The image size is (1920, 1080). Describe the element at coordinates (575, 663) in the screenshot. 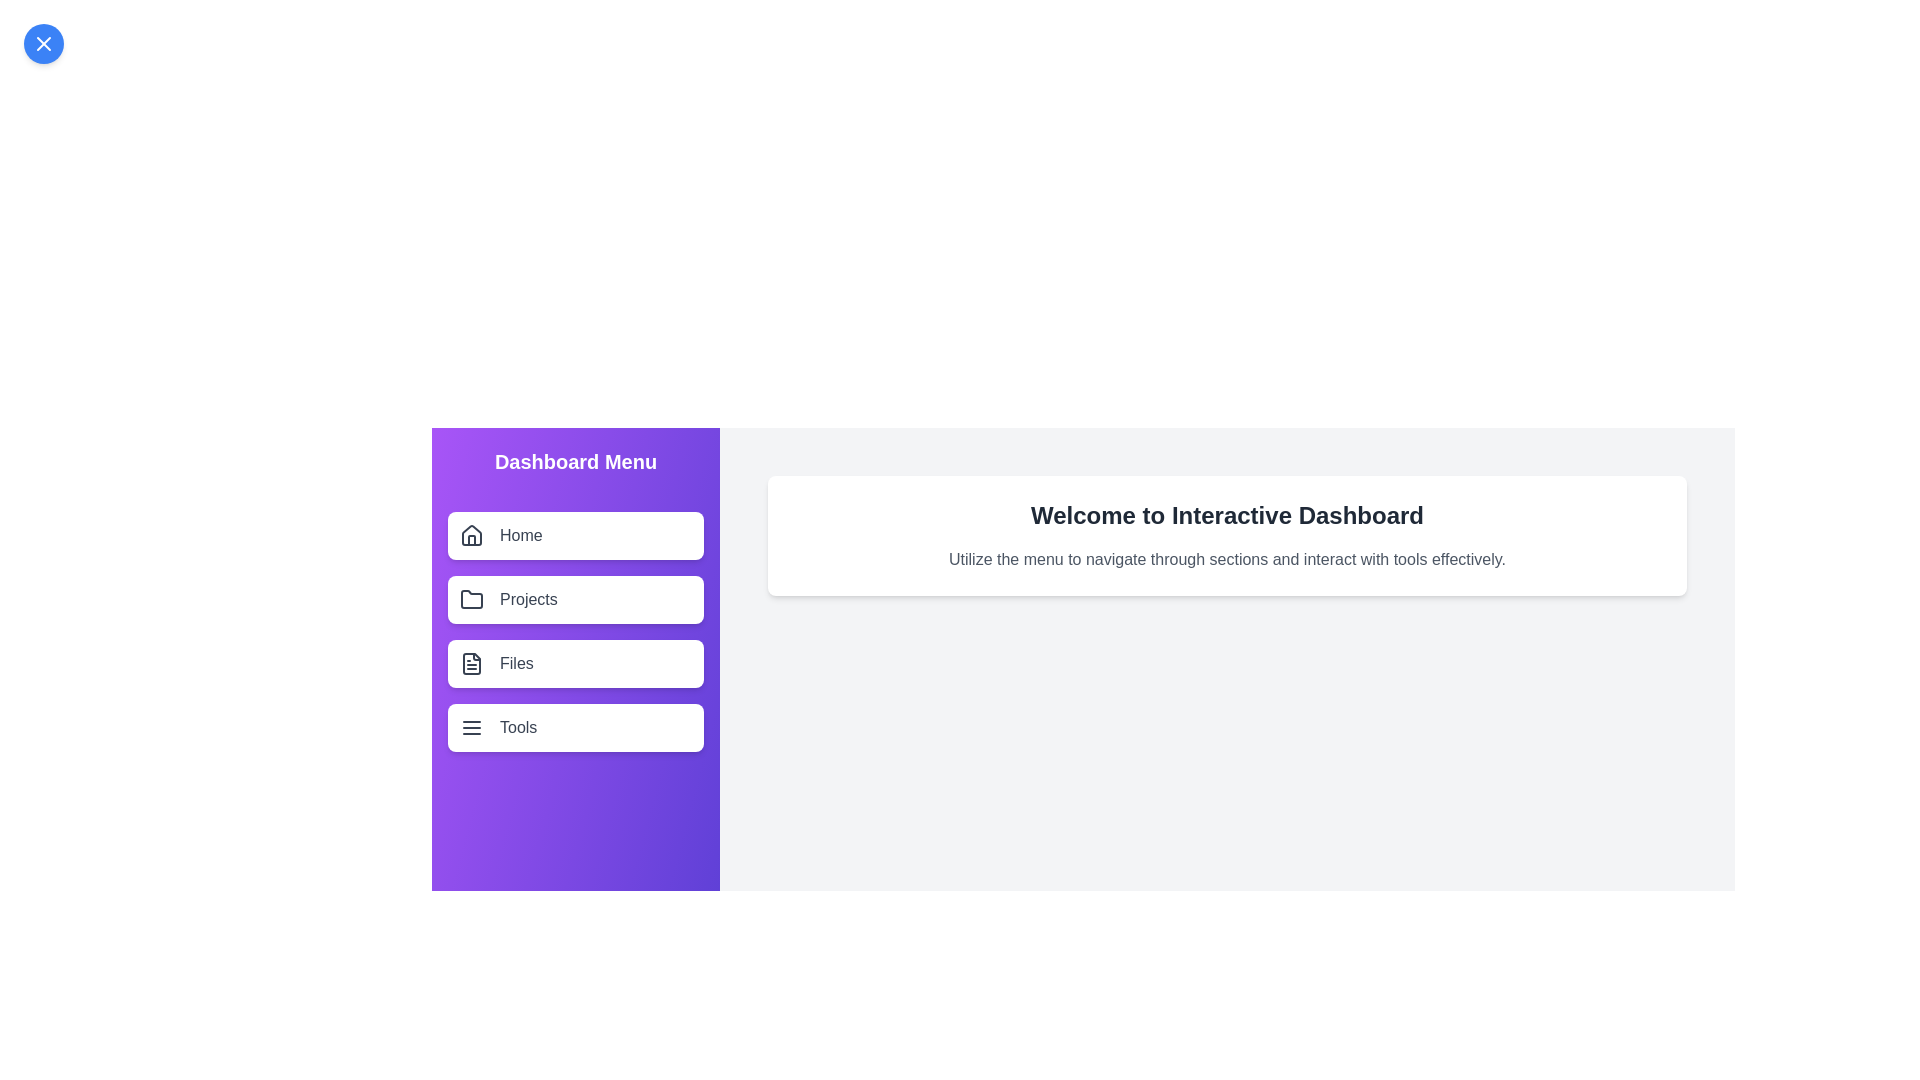

I see `the menu item labeled Files to navigate to its corresponding section` at that location.